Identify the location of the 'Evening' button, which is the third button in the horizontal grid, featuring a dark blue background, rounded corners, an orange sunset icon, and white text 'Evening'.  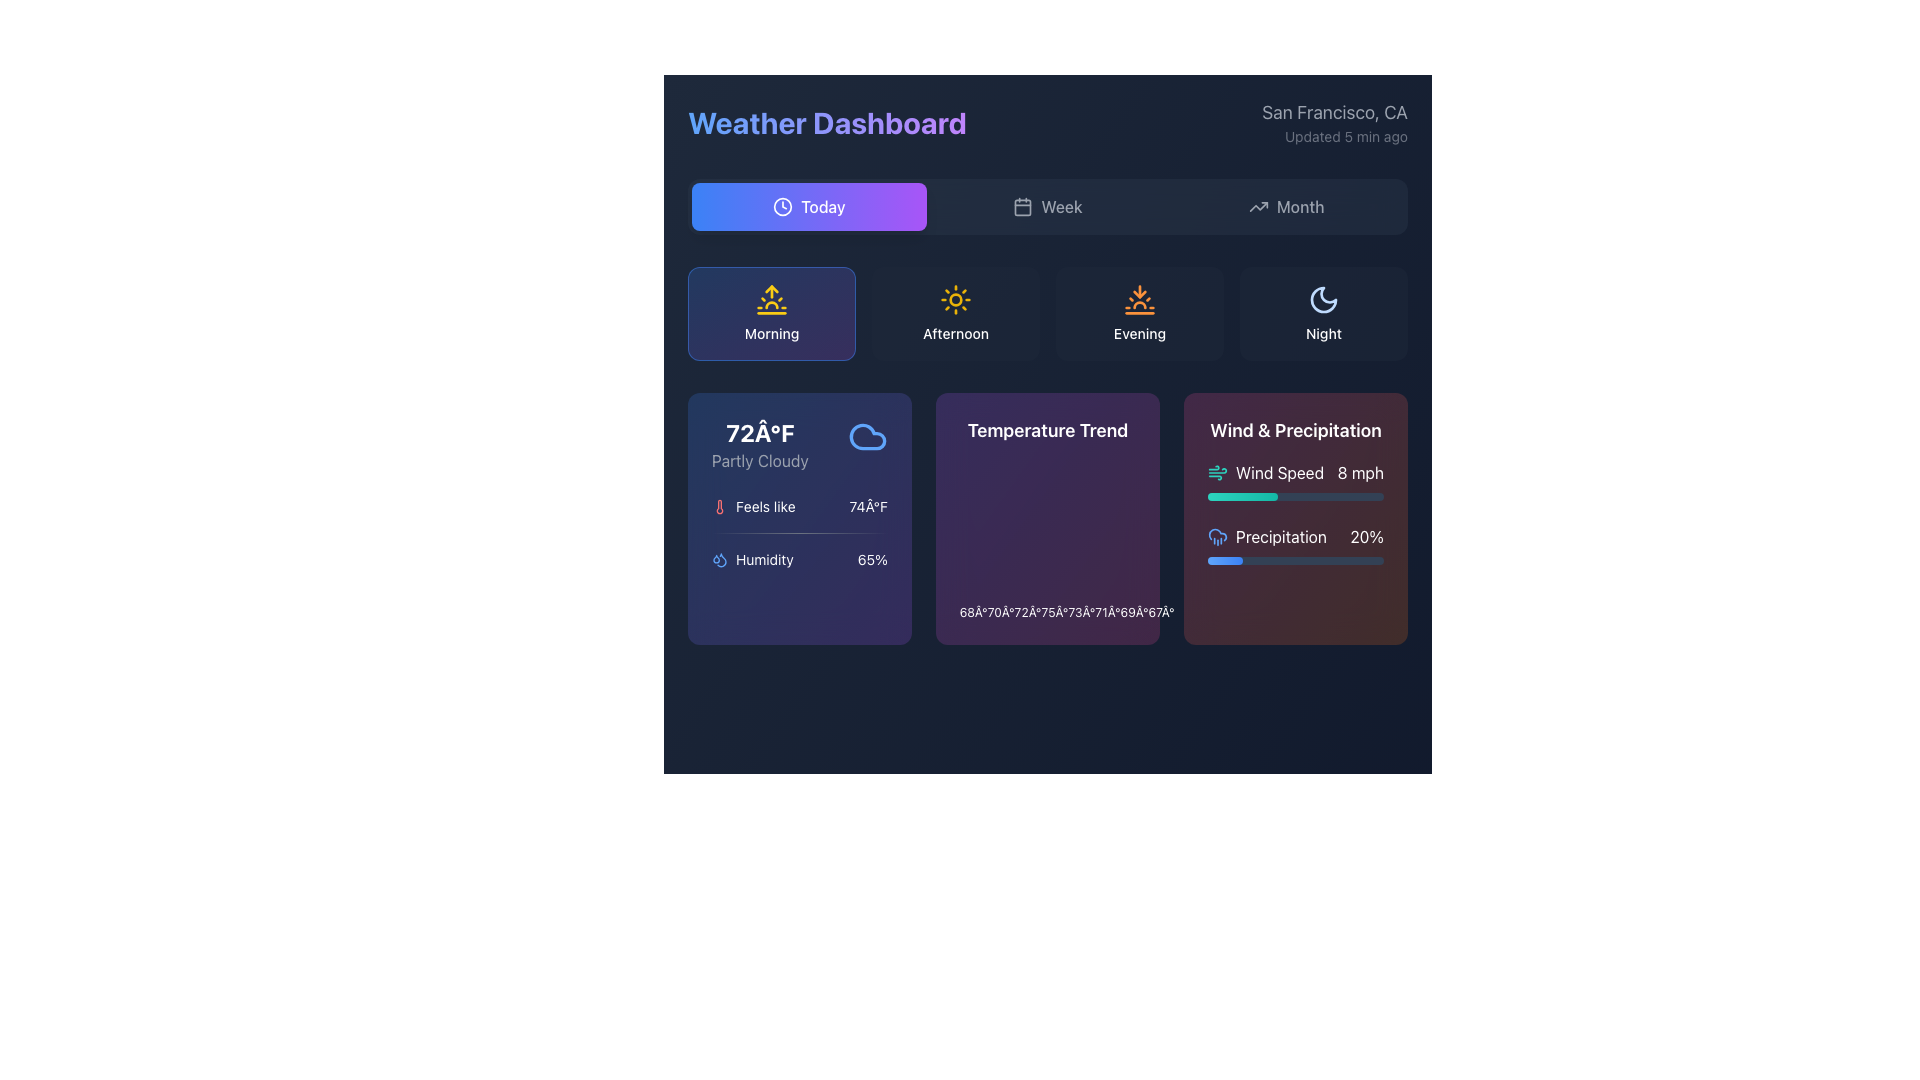
(1140, 313).